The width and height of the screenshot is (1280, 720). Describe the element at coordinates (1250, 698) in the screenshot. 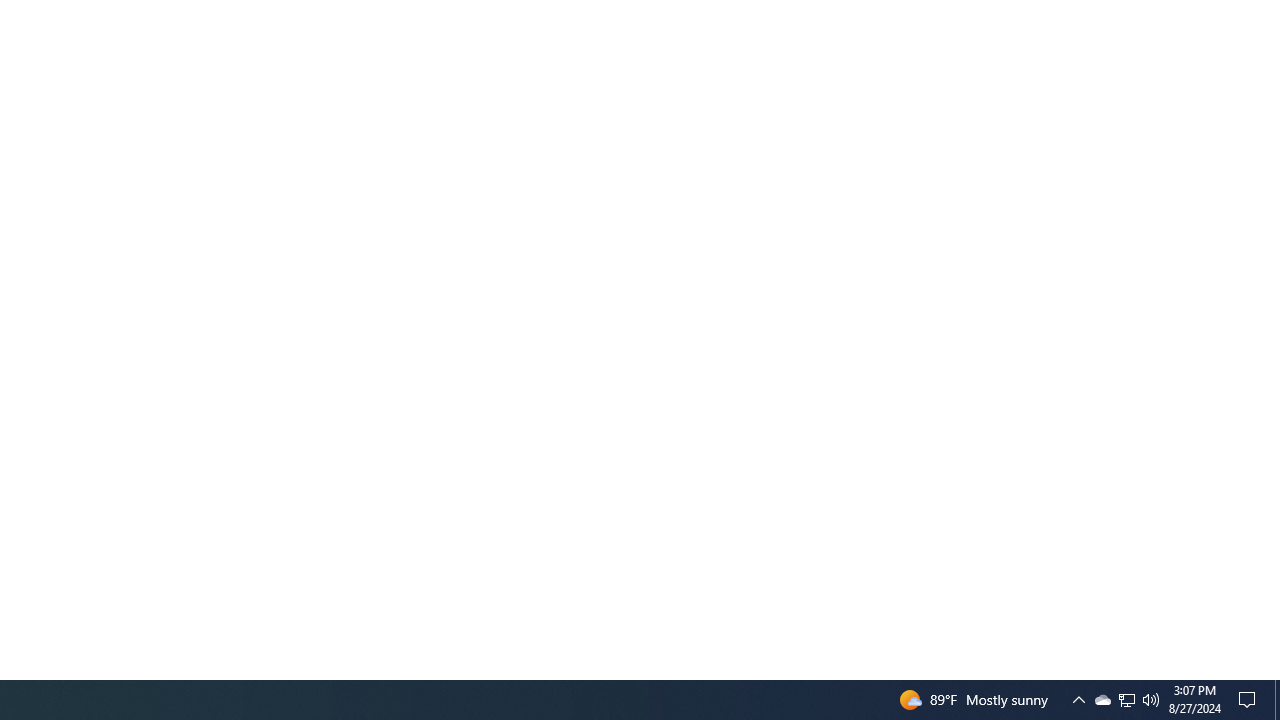

I see `'Action Center, No new notifications'` at that location.